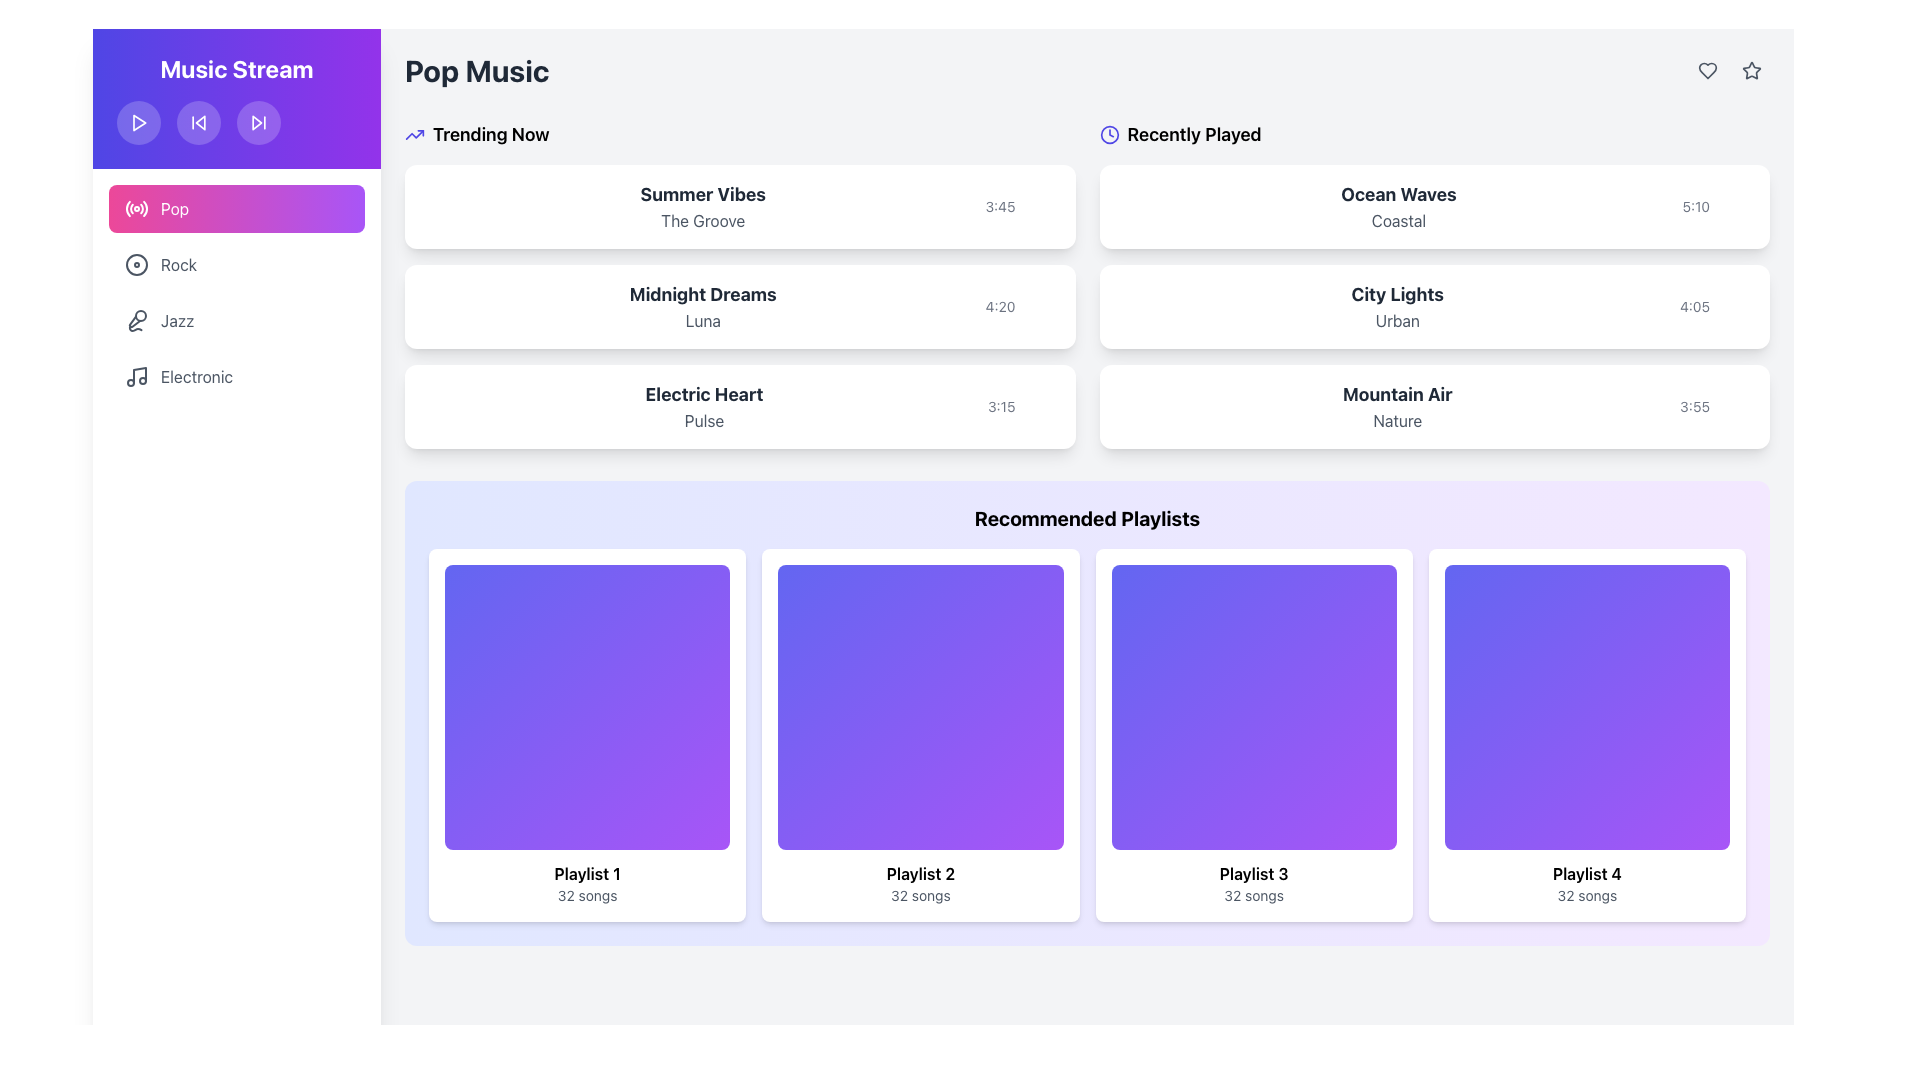 This screenshot has width=1920, height=1080. I want to click on the selectable navigation item labeled 'Jazz', which is the third entry in the vertical list under the 'Music Stream' section, so click(236, 319).